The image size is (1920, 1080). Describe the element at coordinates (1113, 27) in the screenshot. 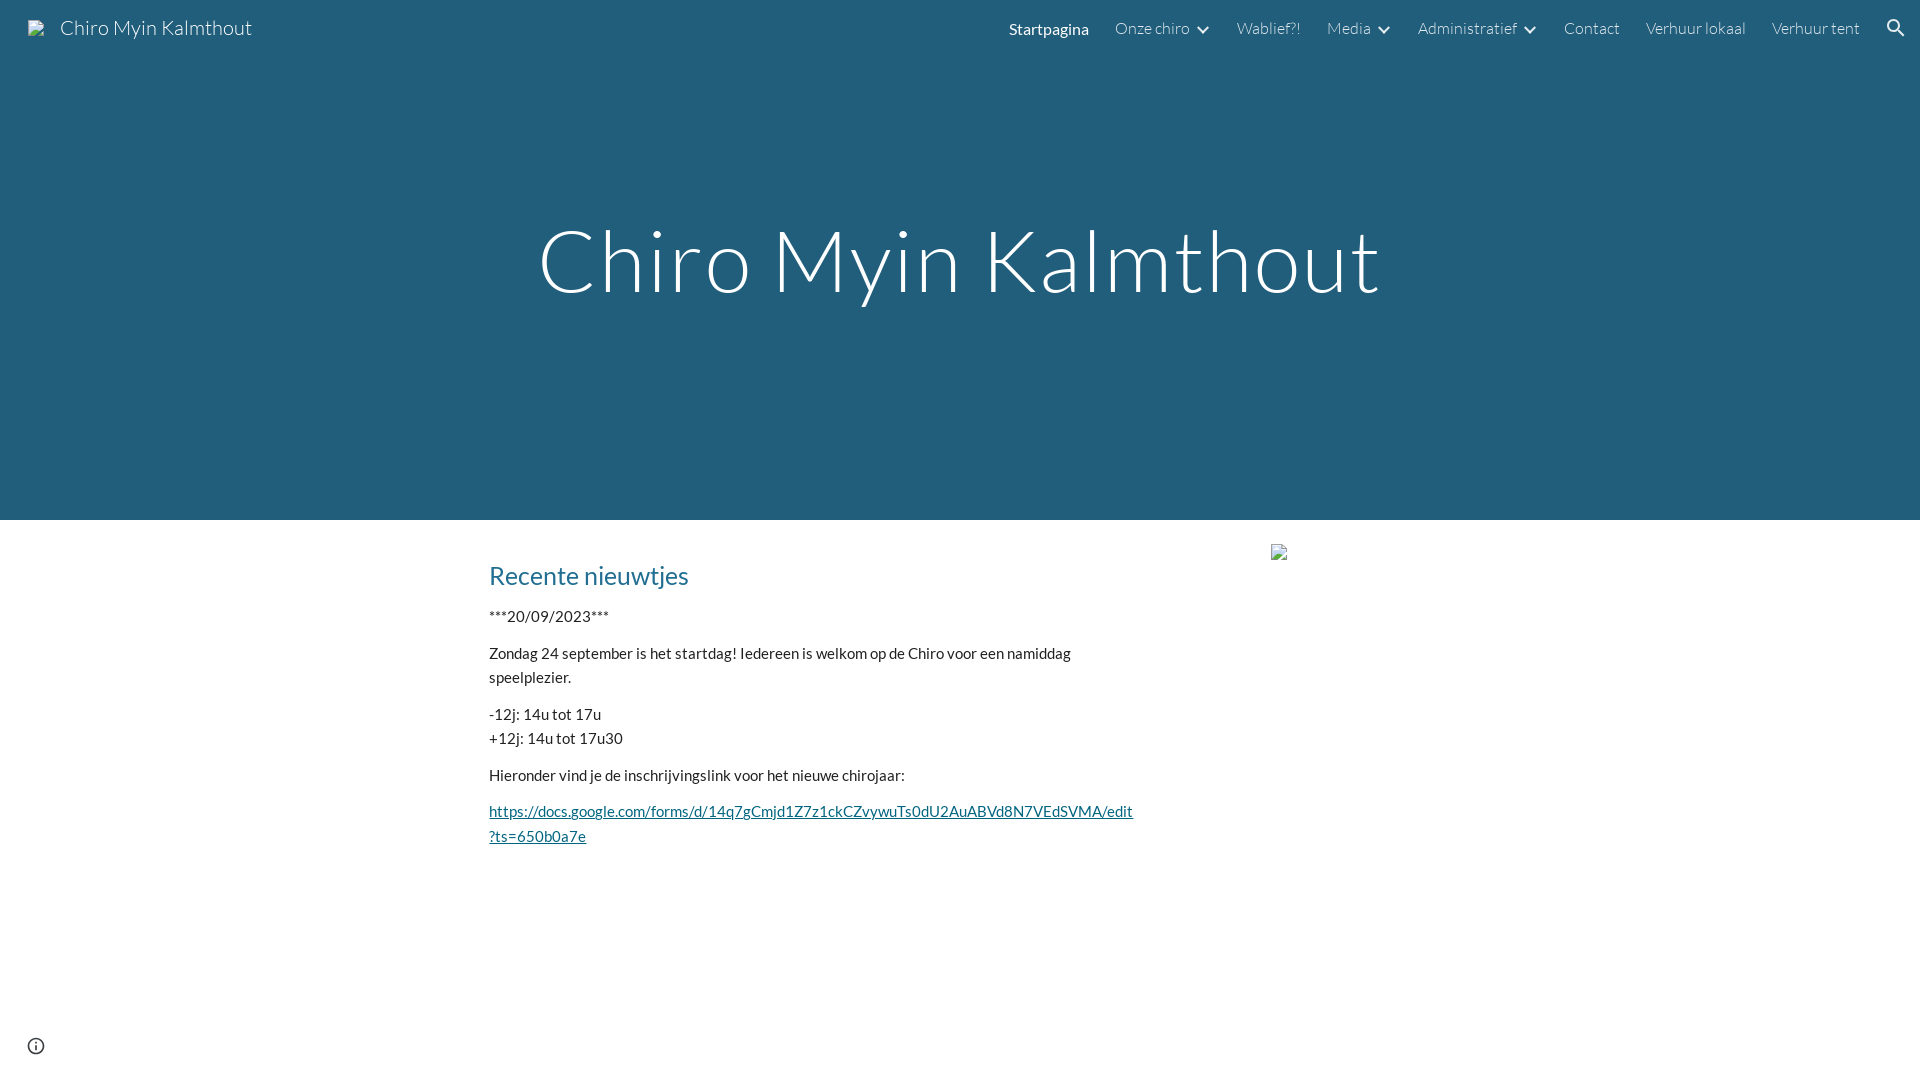

I see `'Onze chiro'` at that location.